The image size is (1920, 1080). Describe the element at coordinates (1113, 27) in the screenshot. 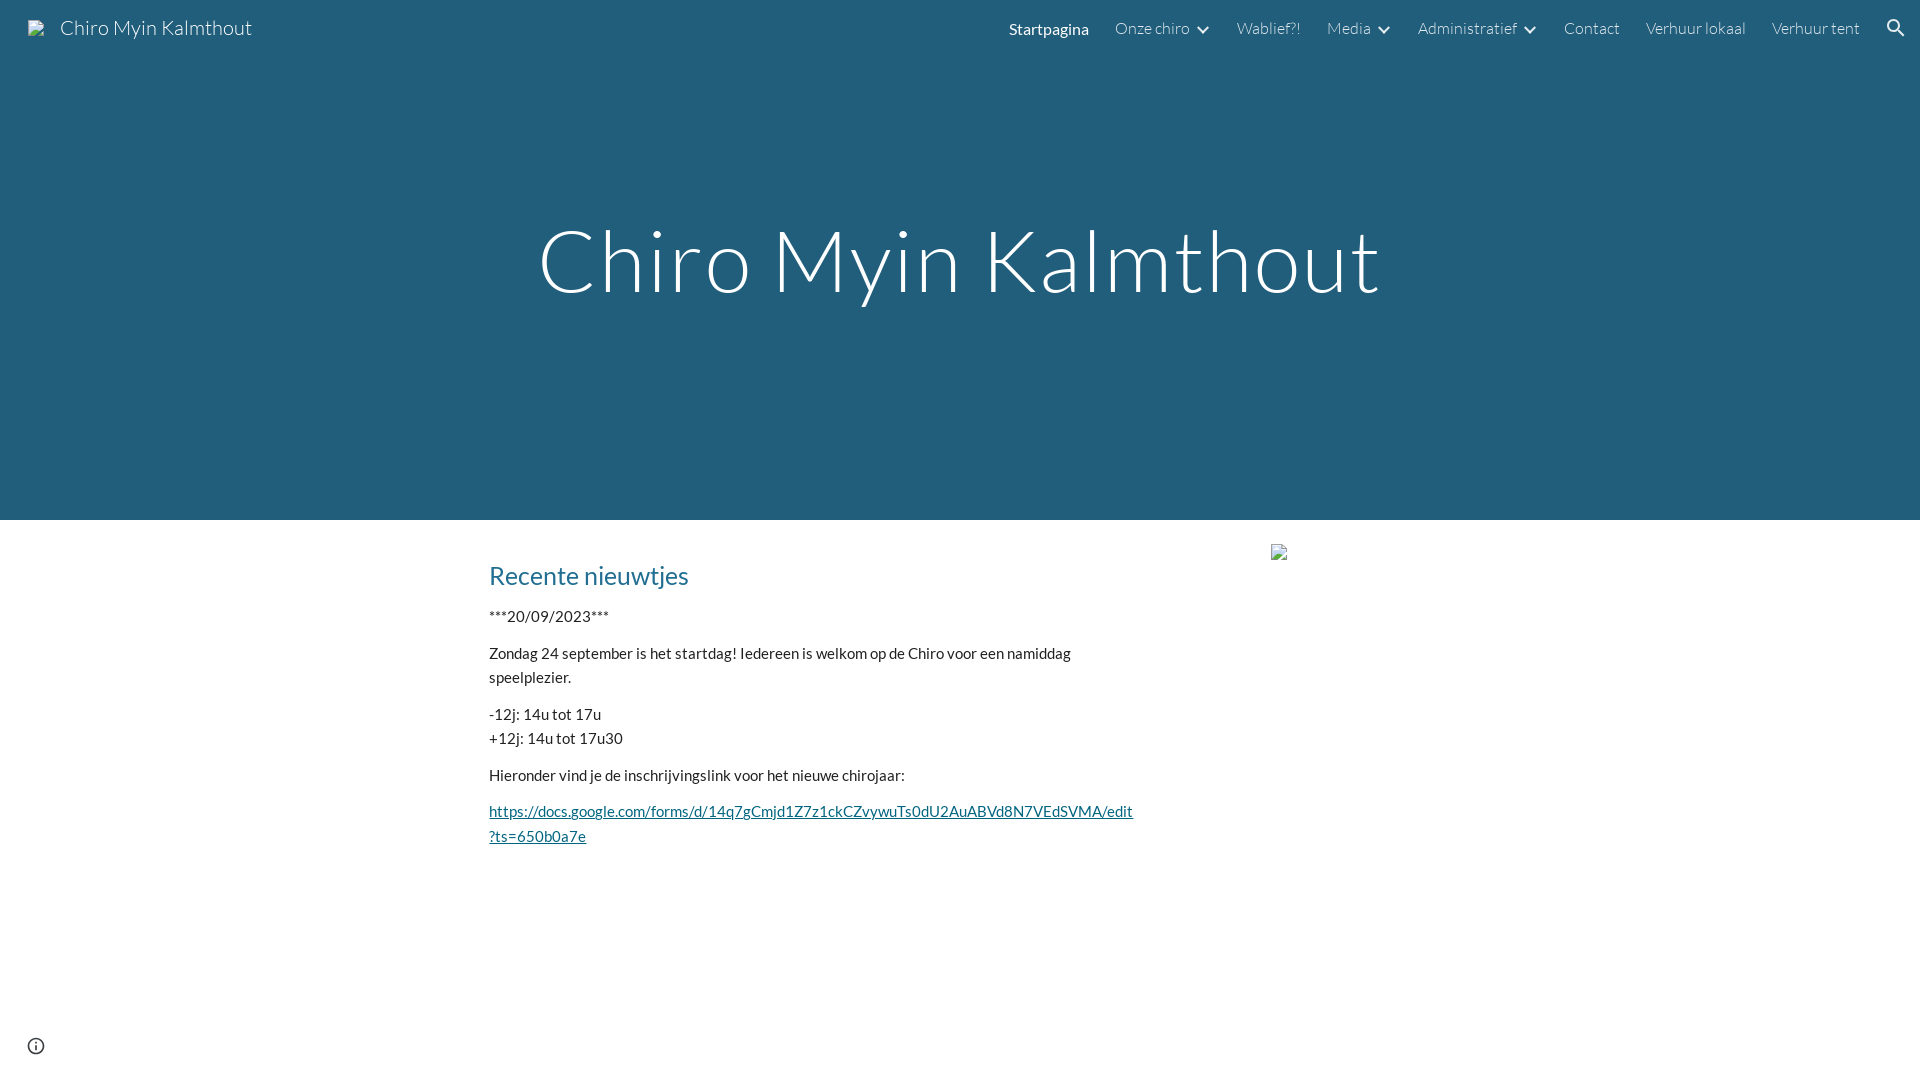

I see `'Onze chiro'` at that location.